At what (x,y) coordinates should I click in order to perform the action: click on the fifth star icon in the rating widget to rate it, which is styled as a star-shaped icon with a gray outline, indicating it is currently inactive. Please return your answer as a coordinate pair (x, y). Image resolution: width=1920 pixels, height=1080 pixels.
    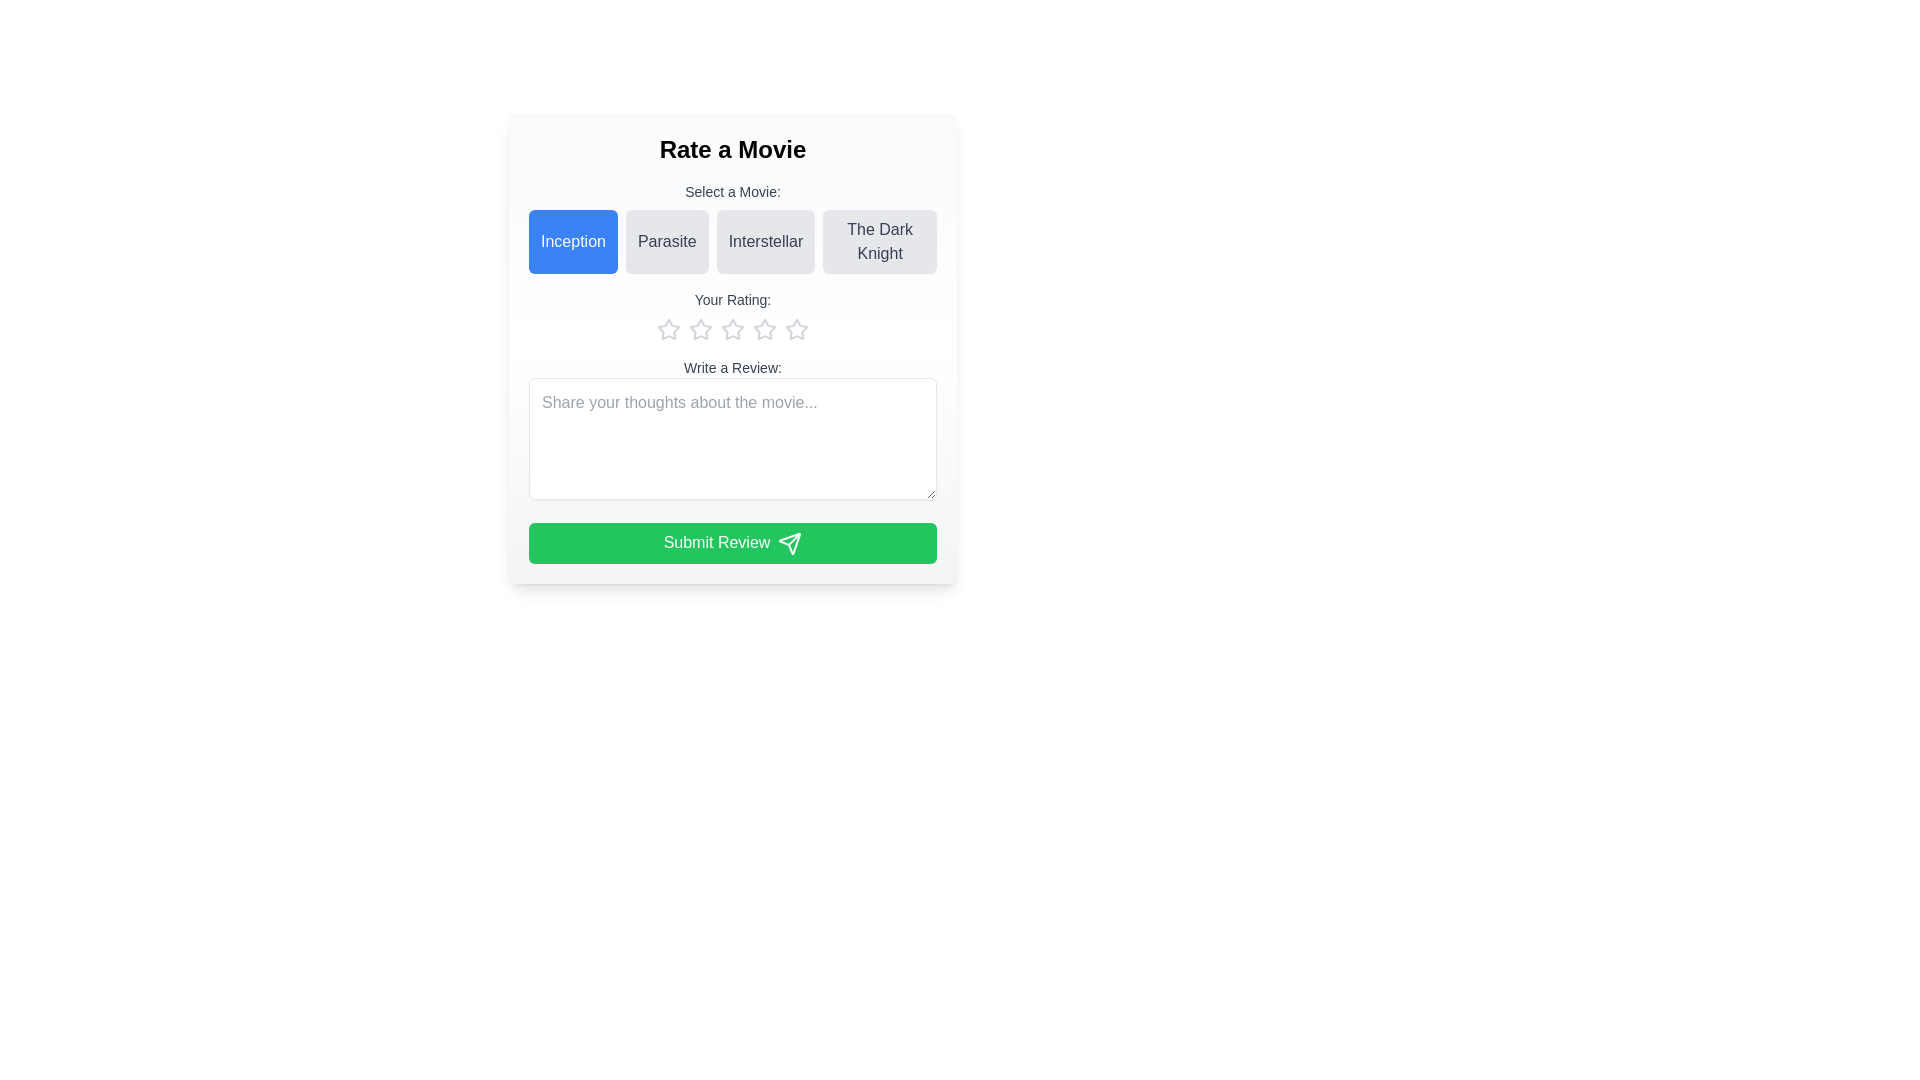
    Looking at the image, I should click on (795, 329).